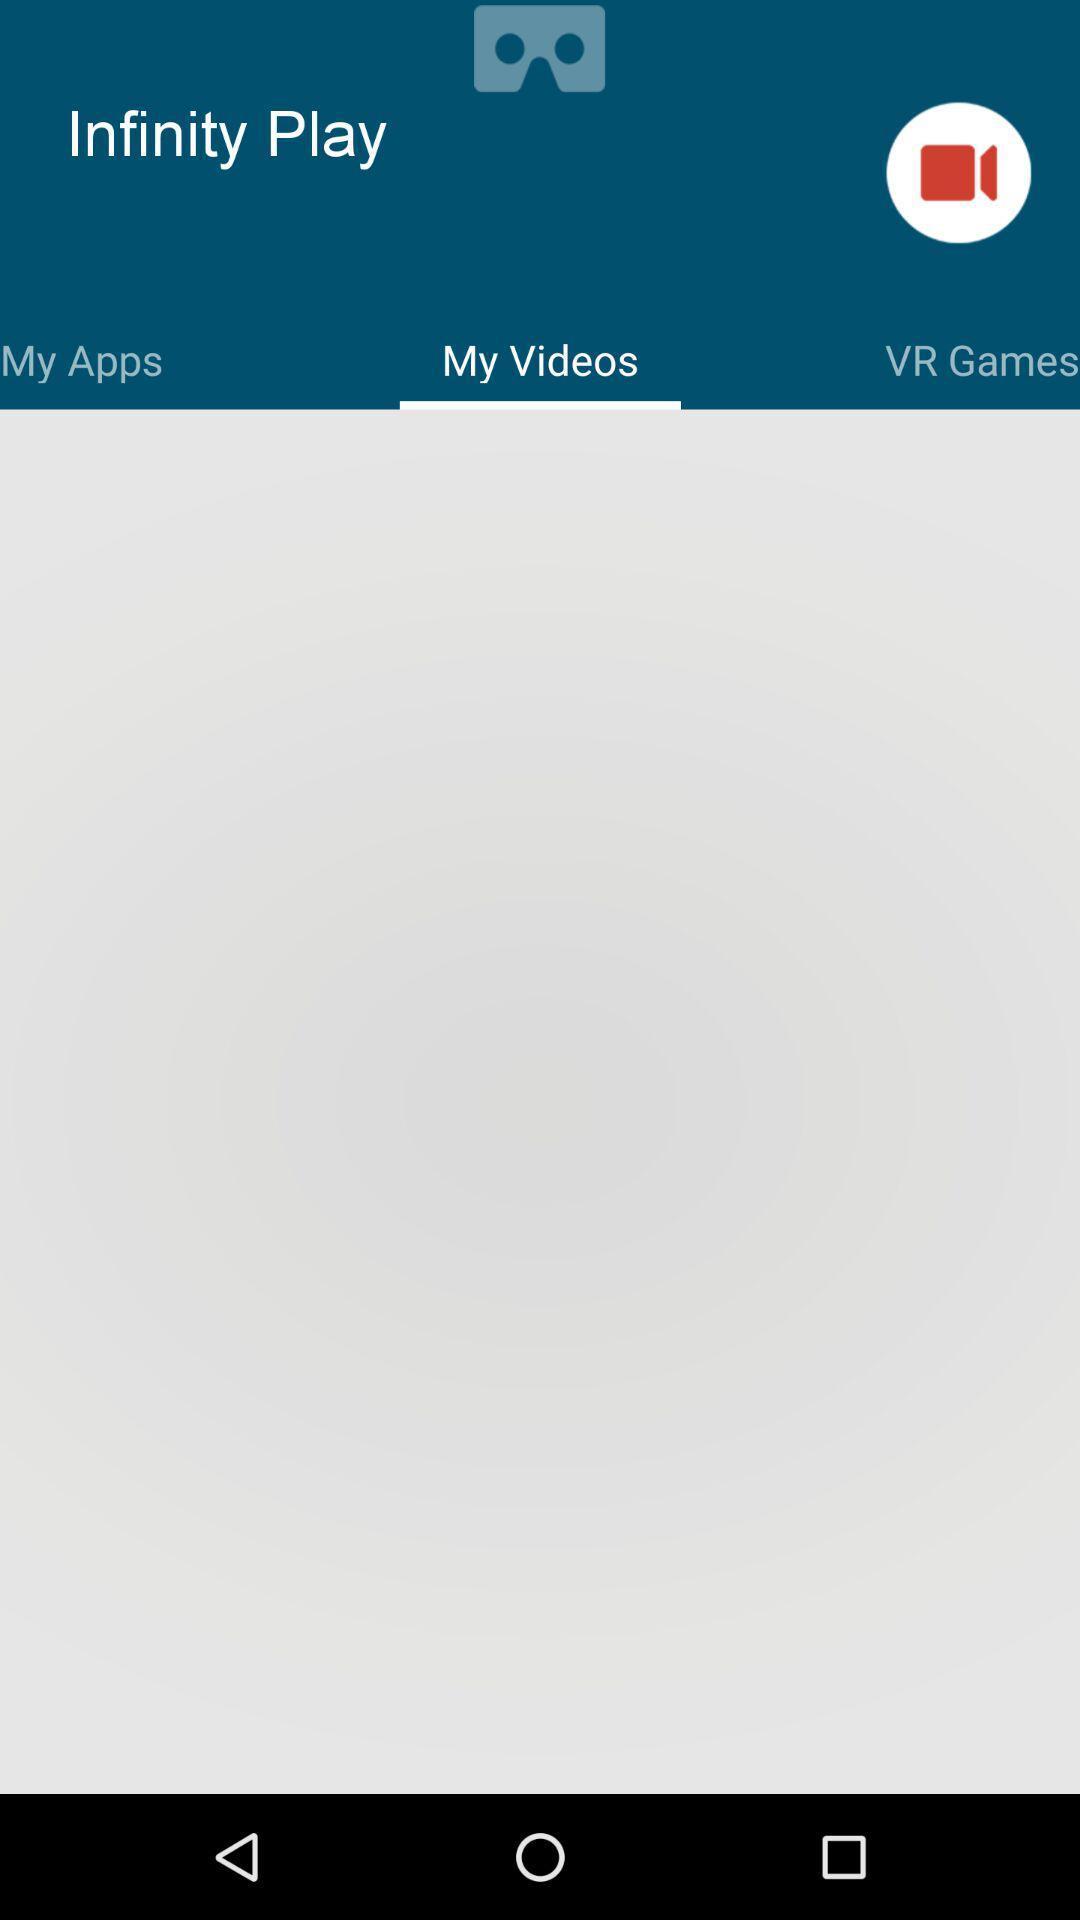 The image size is (1080, 1920). What do you see at coordinates (80, 356) in the screenshot?
I see `item next to my videos item` at bounding box center [80, 356].